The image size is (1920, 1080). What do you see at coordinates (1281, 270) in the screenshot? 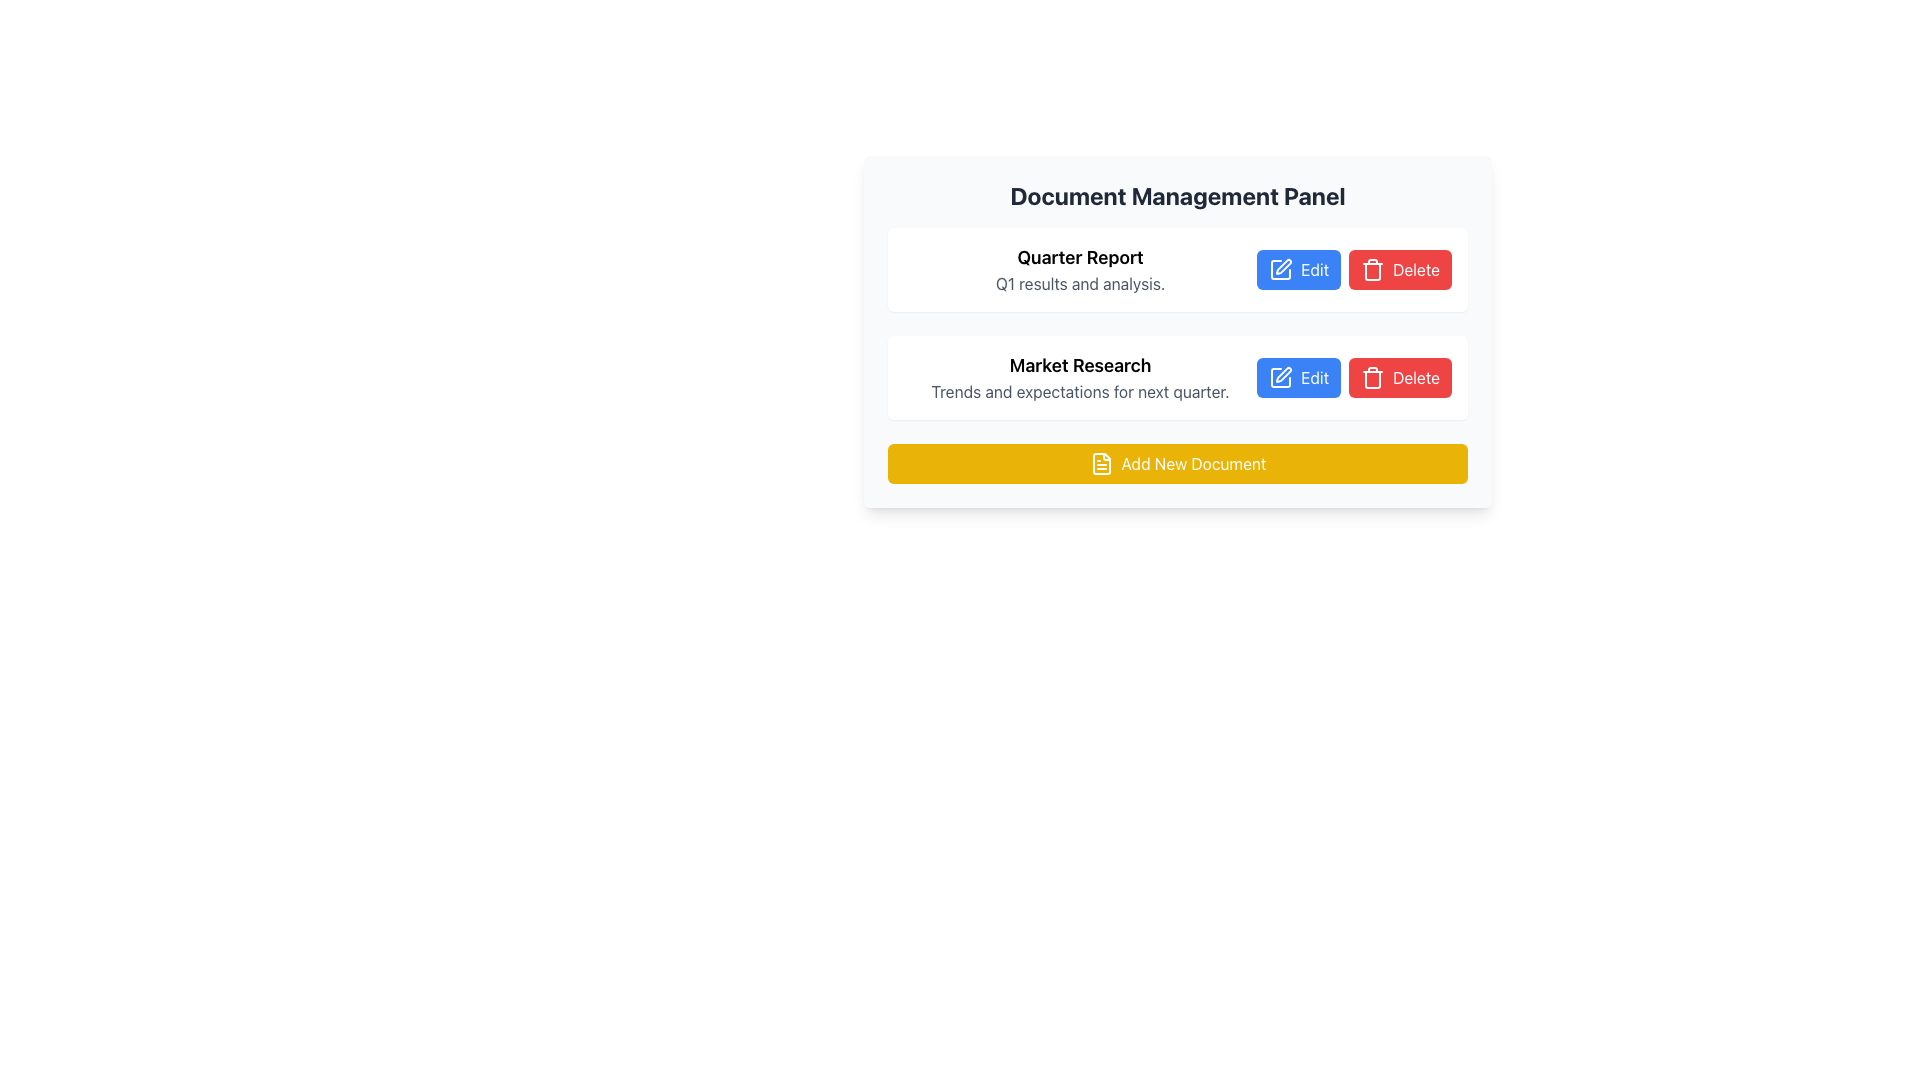
I see `the icon representing a square with a pen crossing it diagonally, located next to the 'Edit' button in the first document row labeled 'Quarter Report' in the Document Management Panel` at bounding box center [1281, 270].